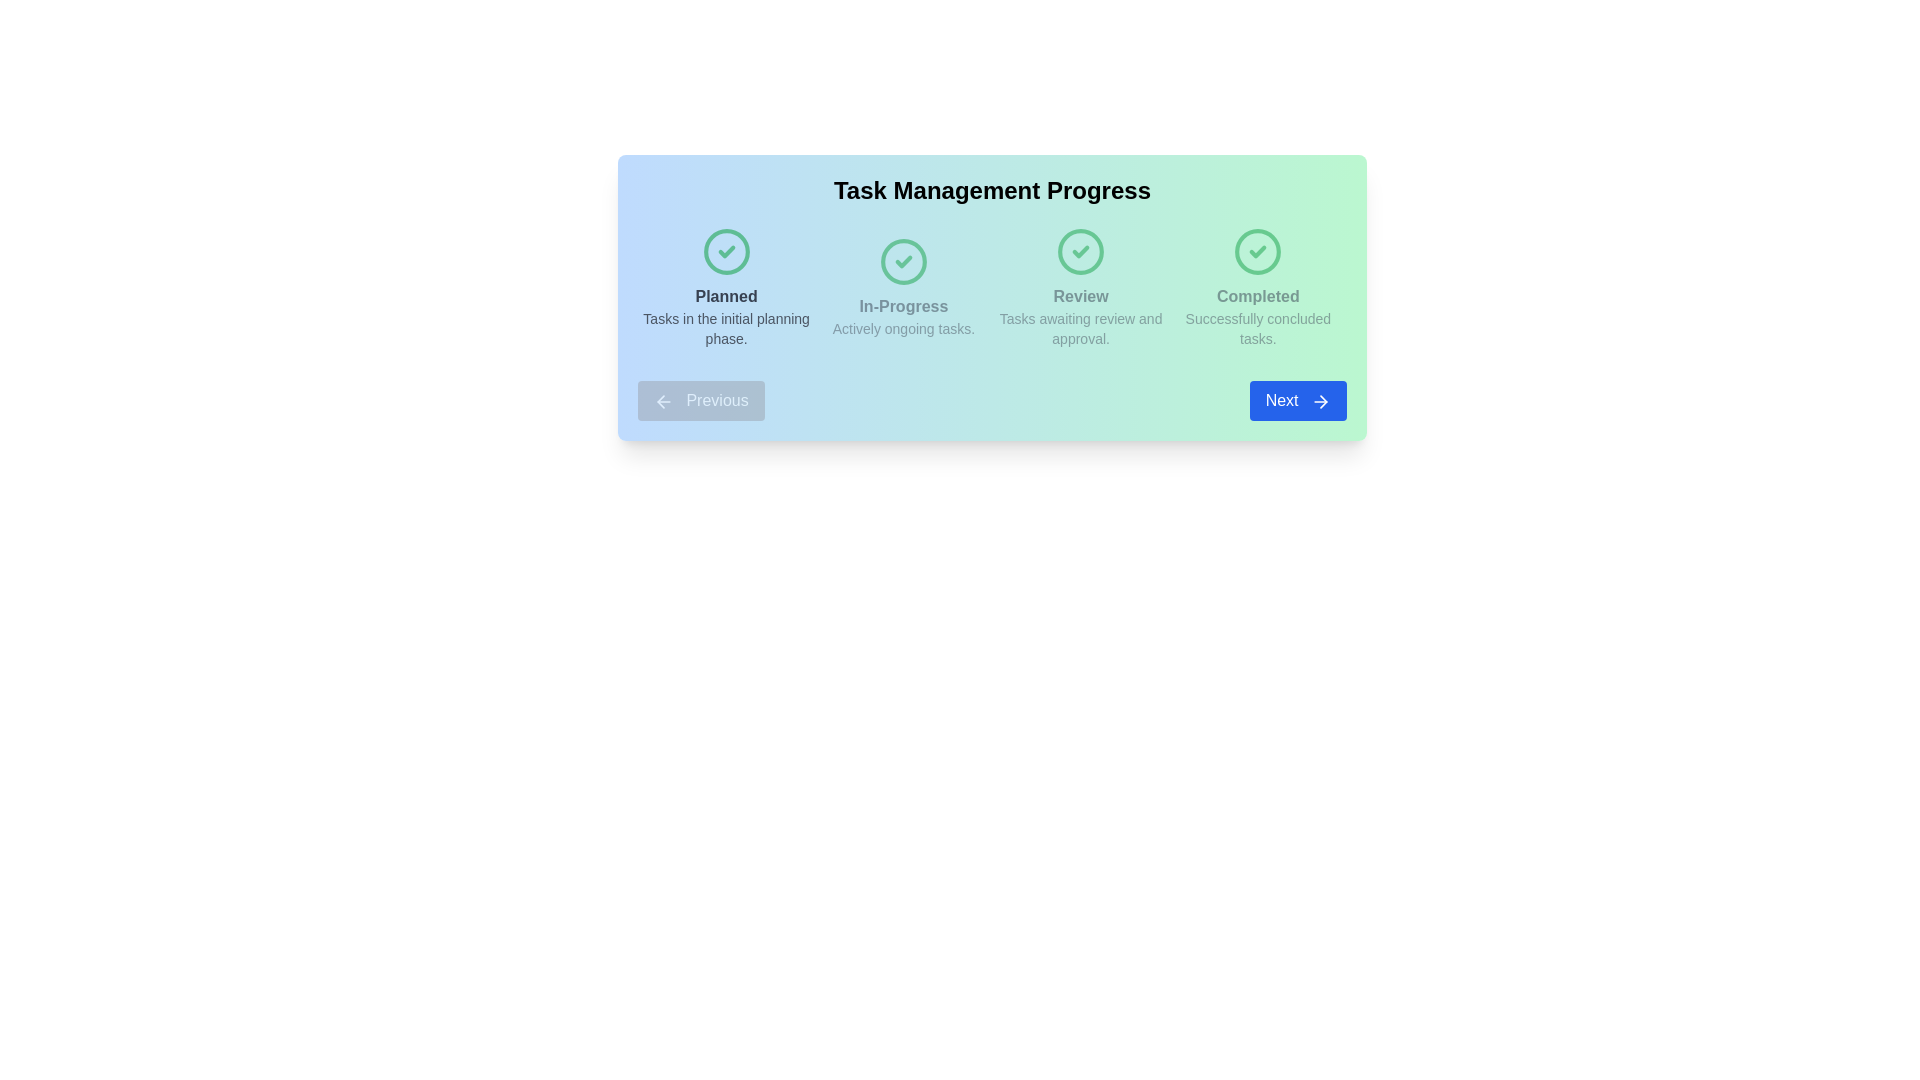 The image size is (1920, 1080). What do you see at coordinates (902, 288) in the screenshot?
I see `the stage corresponding to In-Progress` at bounding box center [902, 288].